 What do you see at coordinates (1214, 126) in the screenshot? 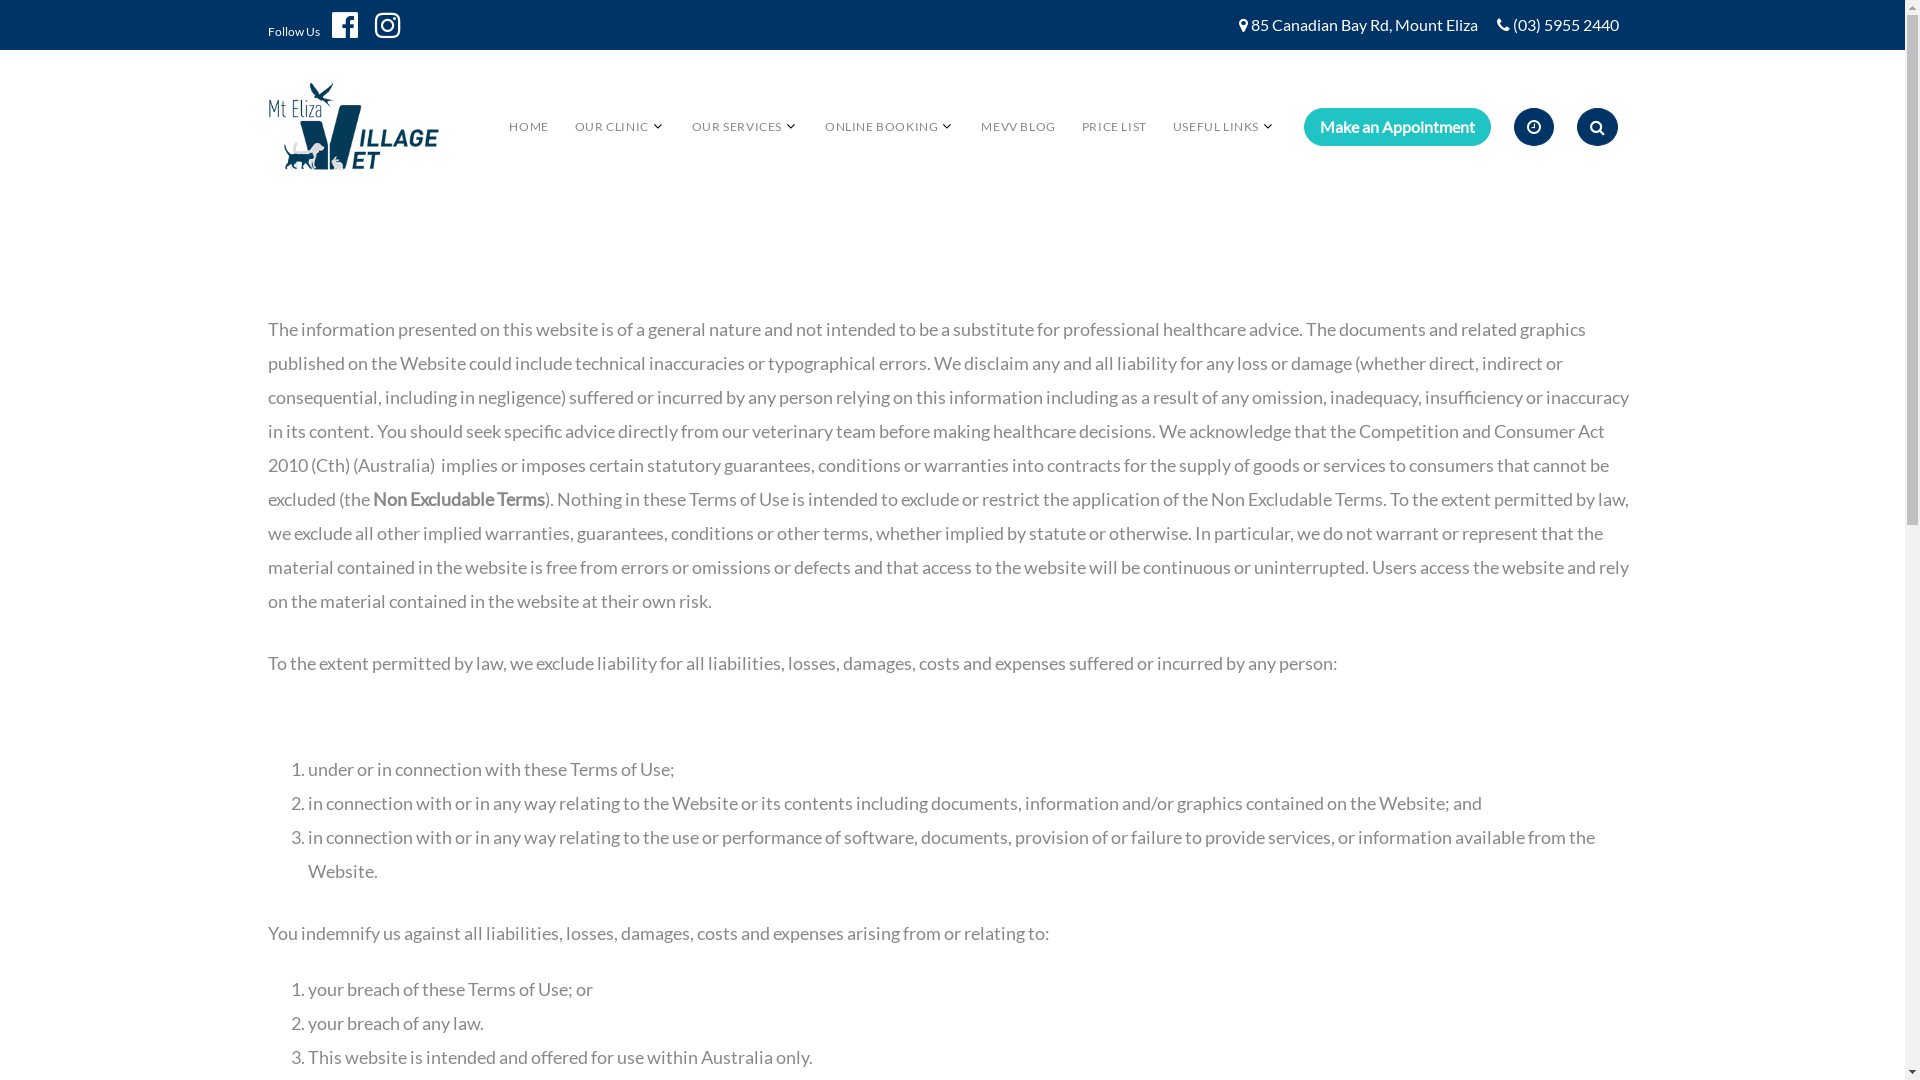
I see `'USEFUL LINKS'` at bounding box center [1214, 126].